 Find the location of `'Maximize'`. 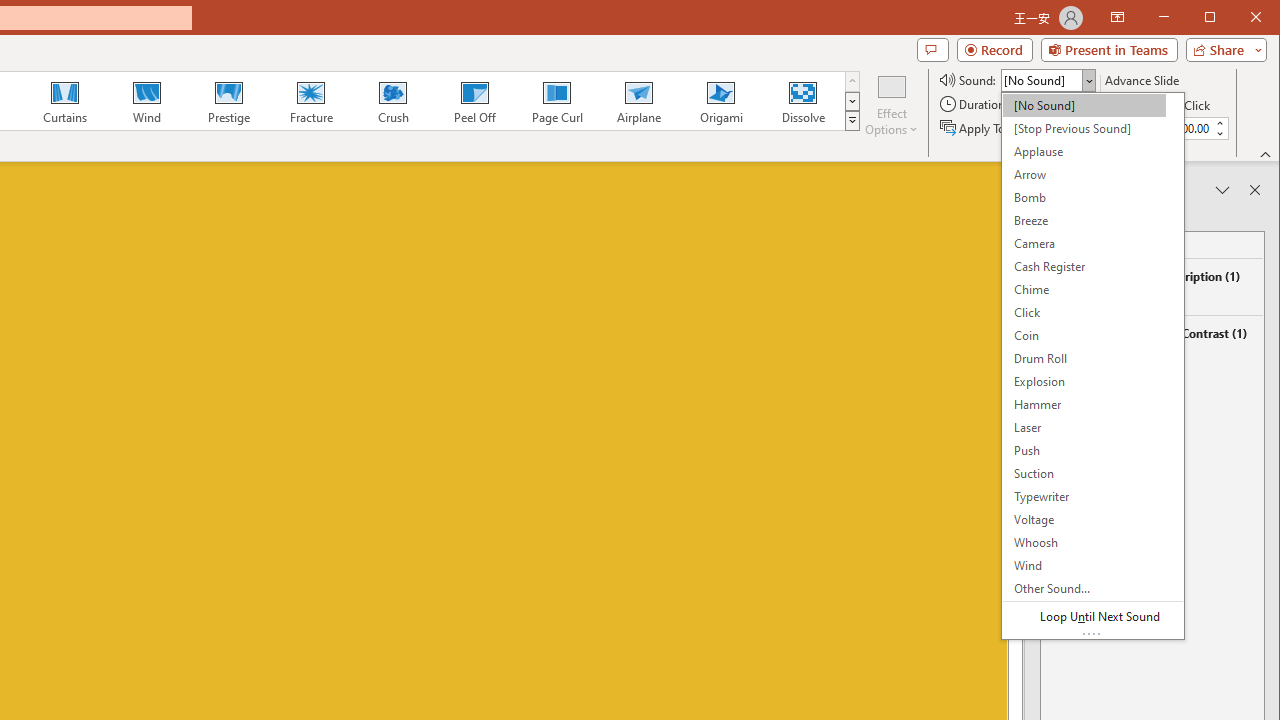

'Maximize' is located at coordinates (1238, 19).